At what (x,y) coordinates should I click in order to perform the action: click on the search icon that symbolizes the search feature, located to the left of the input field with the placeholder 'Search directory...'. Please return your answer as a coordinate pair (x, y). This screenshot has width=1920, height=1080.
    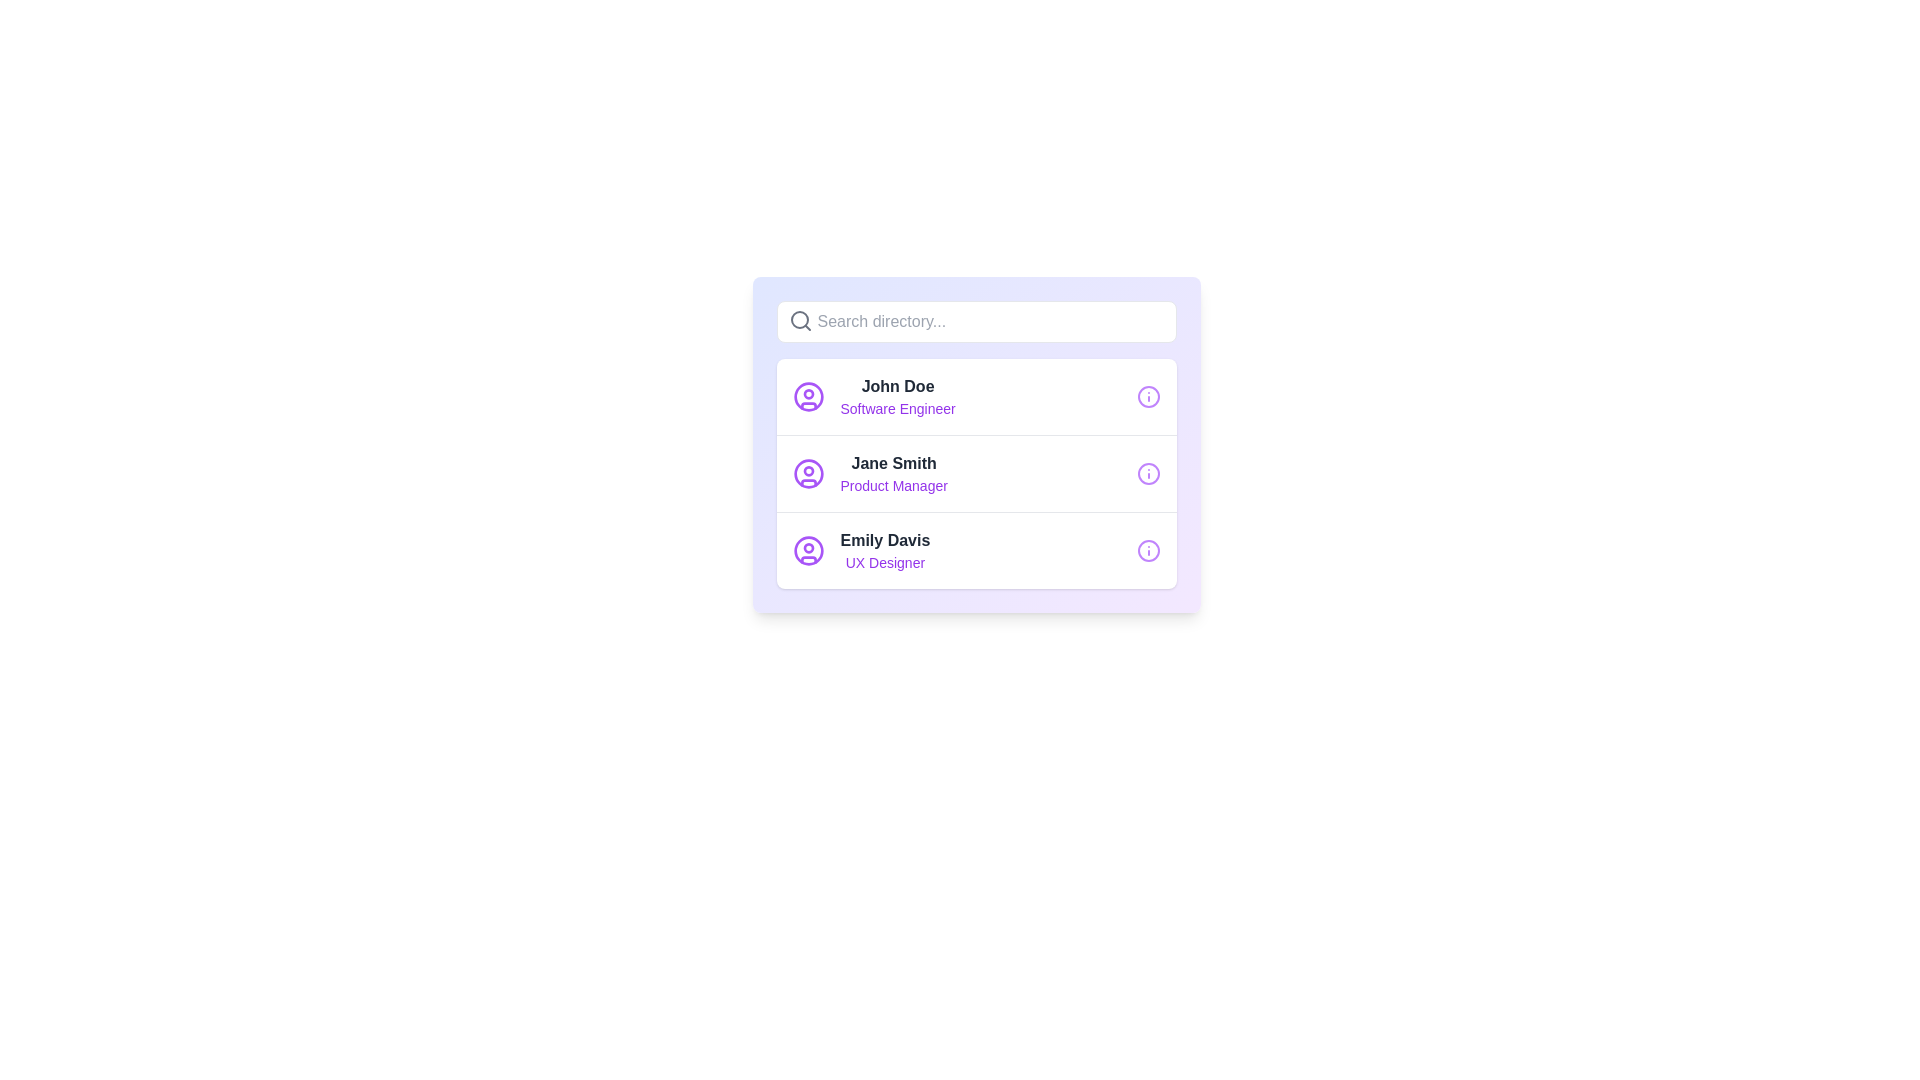
    Looking at the image, I should click on (800, 319).